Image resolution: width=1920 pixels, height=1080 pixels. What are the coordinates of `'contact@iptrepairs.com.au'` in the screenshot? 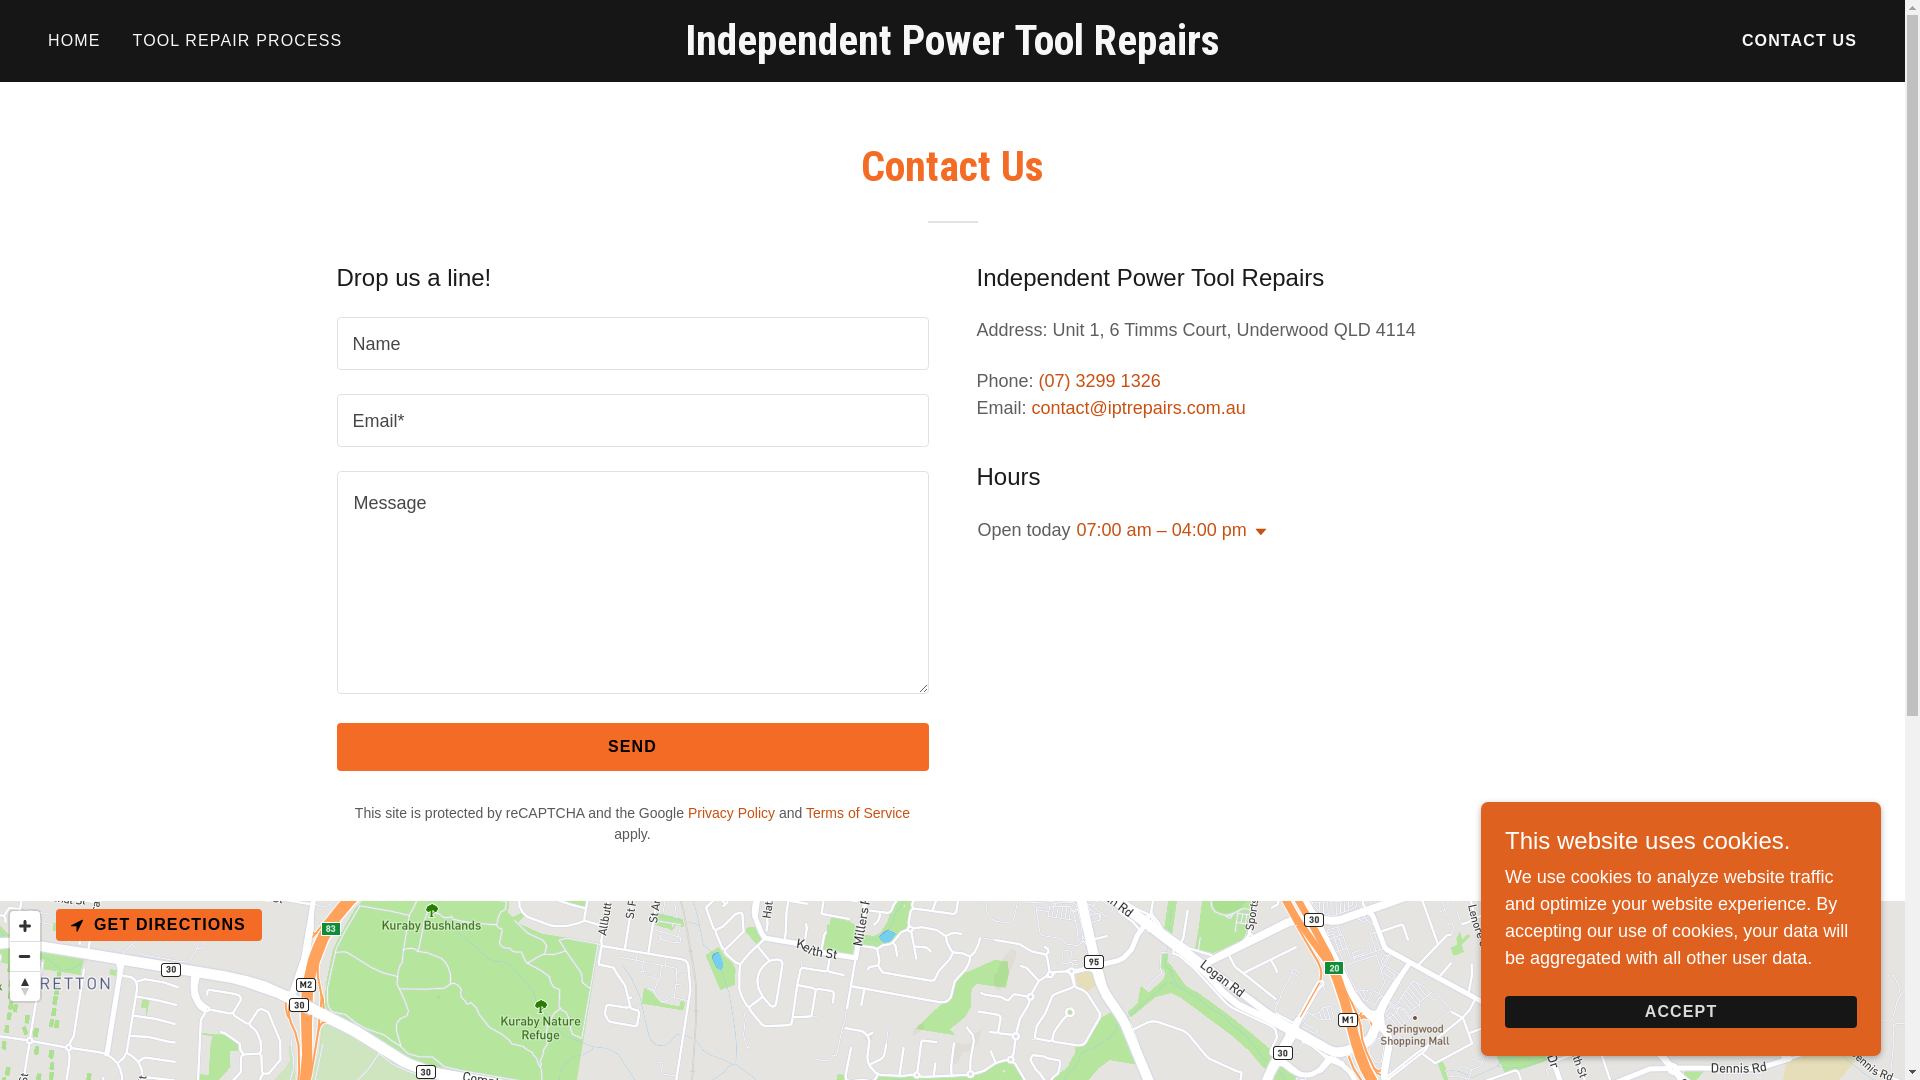 It's located at (1138, 407).